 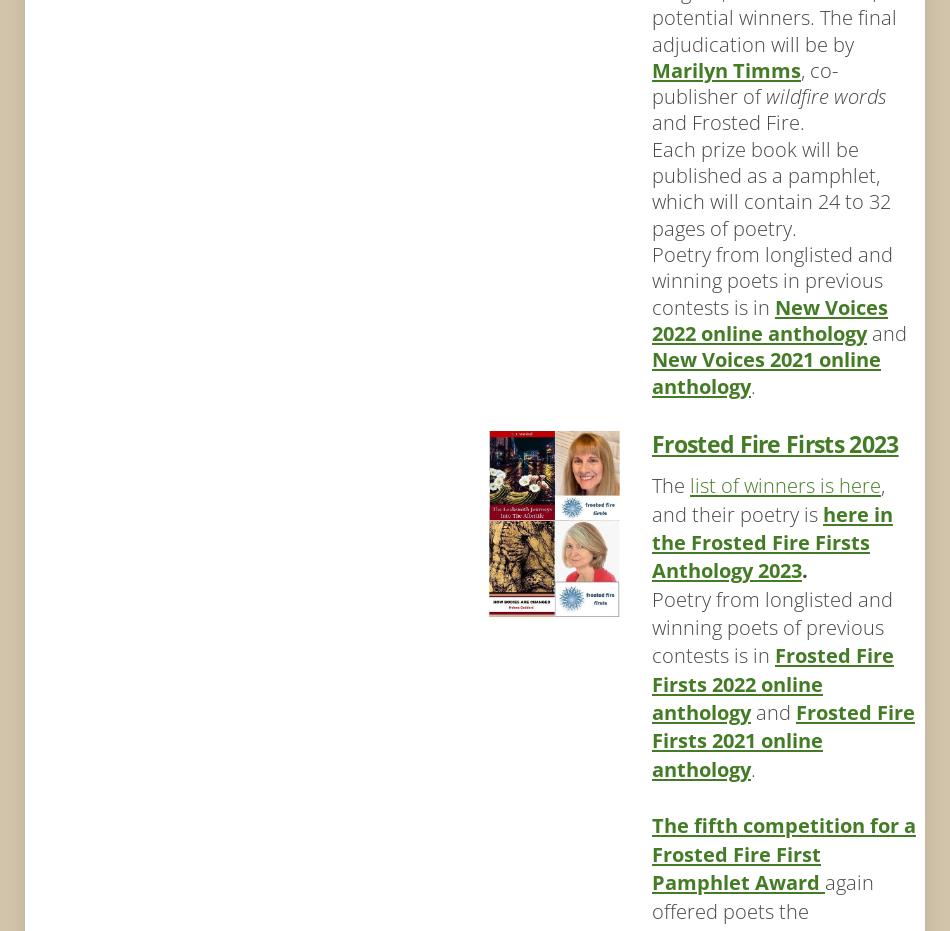 I want to click on 'here in the Frosted Fire Firsts Anthology 2023', so click(x=770, y=540).